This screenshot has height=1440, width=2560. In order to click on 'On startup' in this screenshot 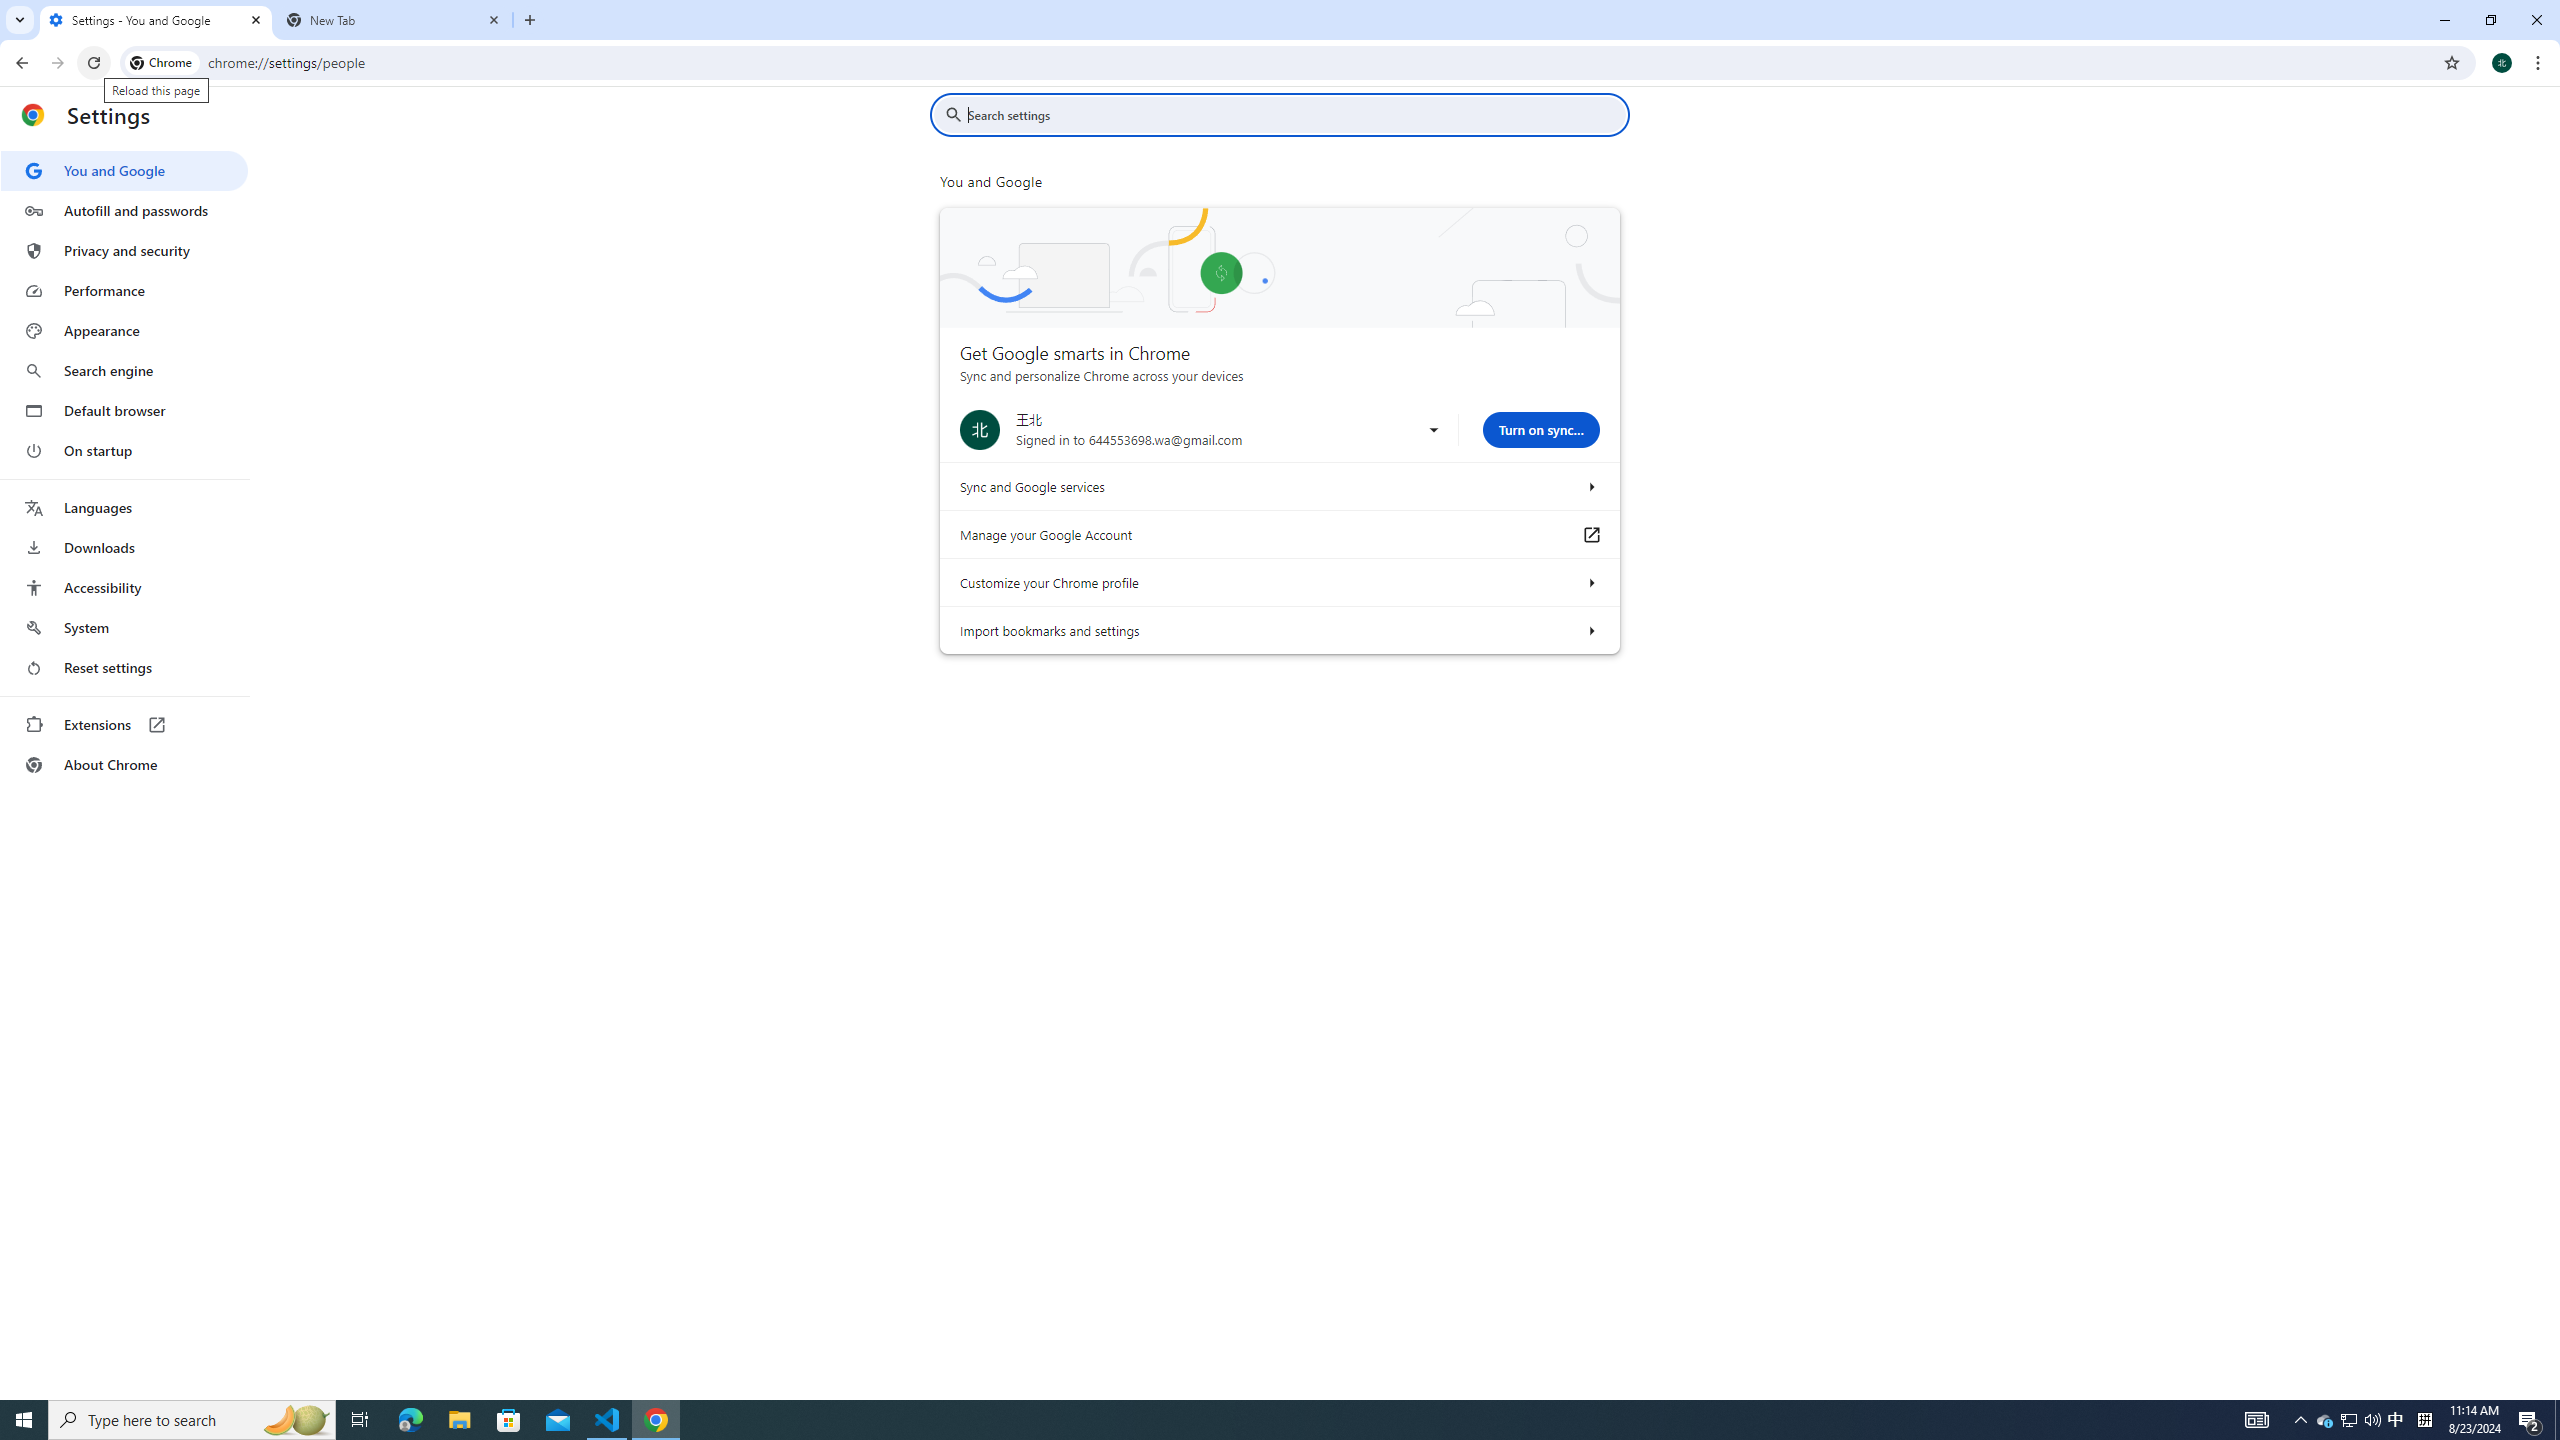, I will do `click(123, 449)`.